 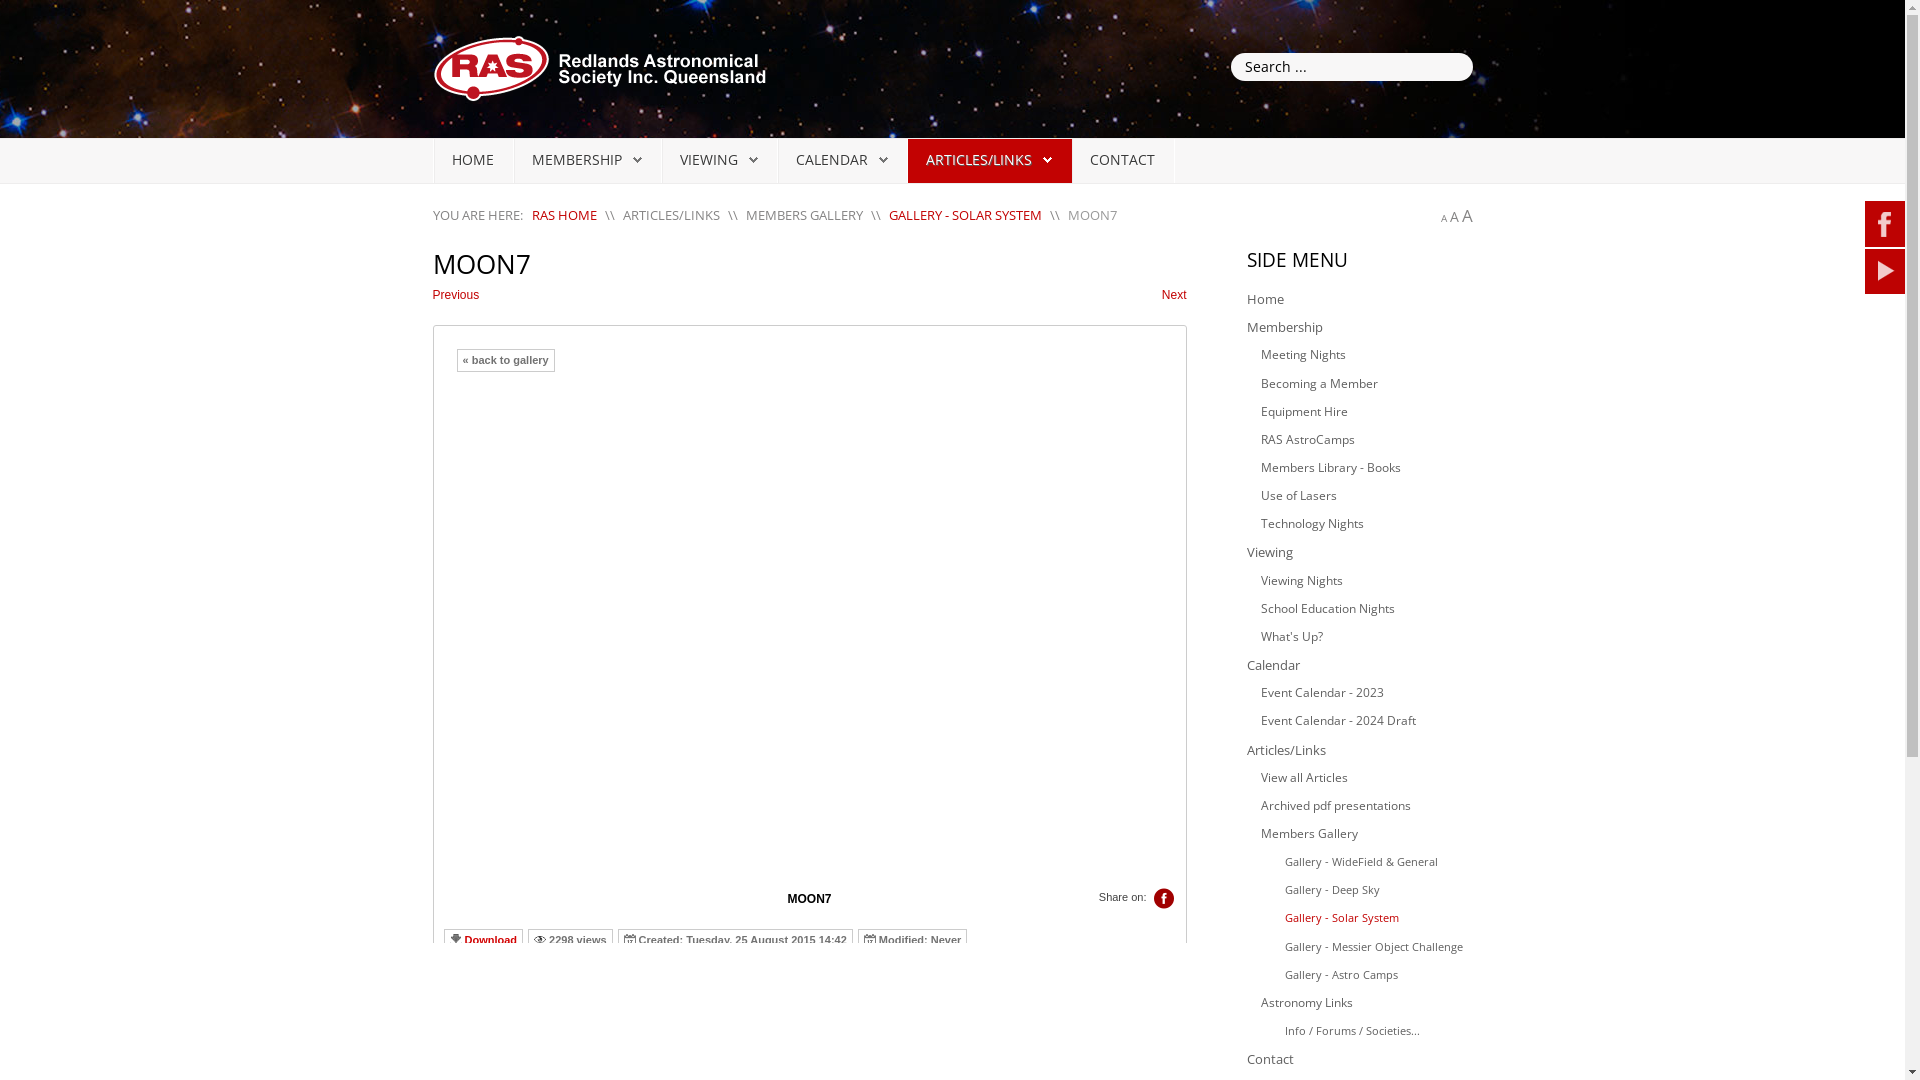 I want to click on 'Home', so click(x=1245, y=299).